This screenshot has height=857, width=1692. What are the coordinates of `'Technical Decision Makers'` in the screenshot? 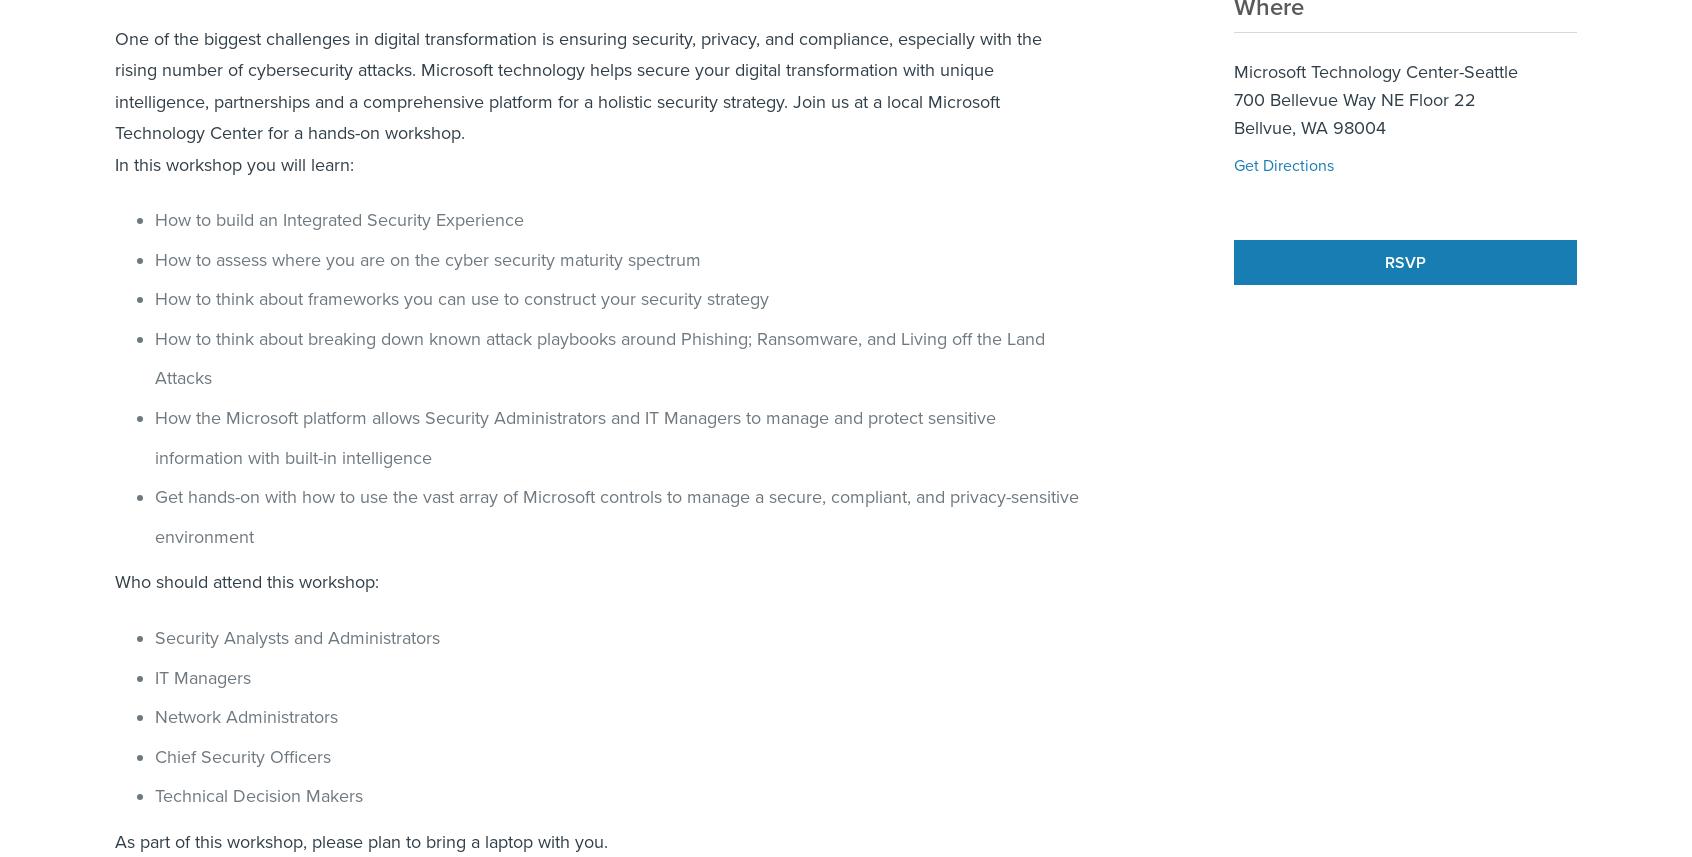 It's located at (258, 795).